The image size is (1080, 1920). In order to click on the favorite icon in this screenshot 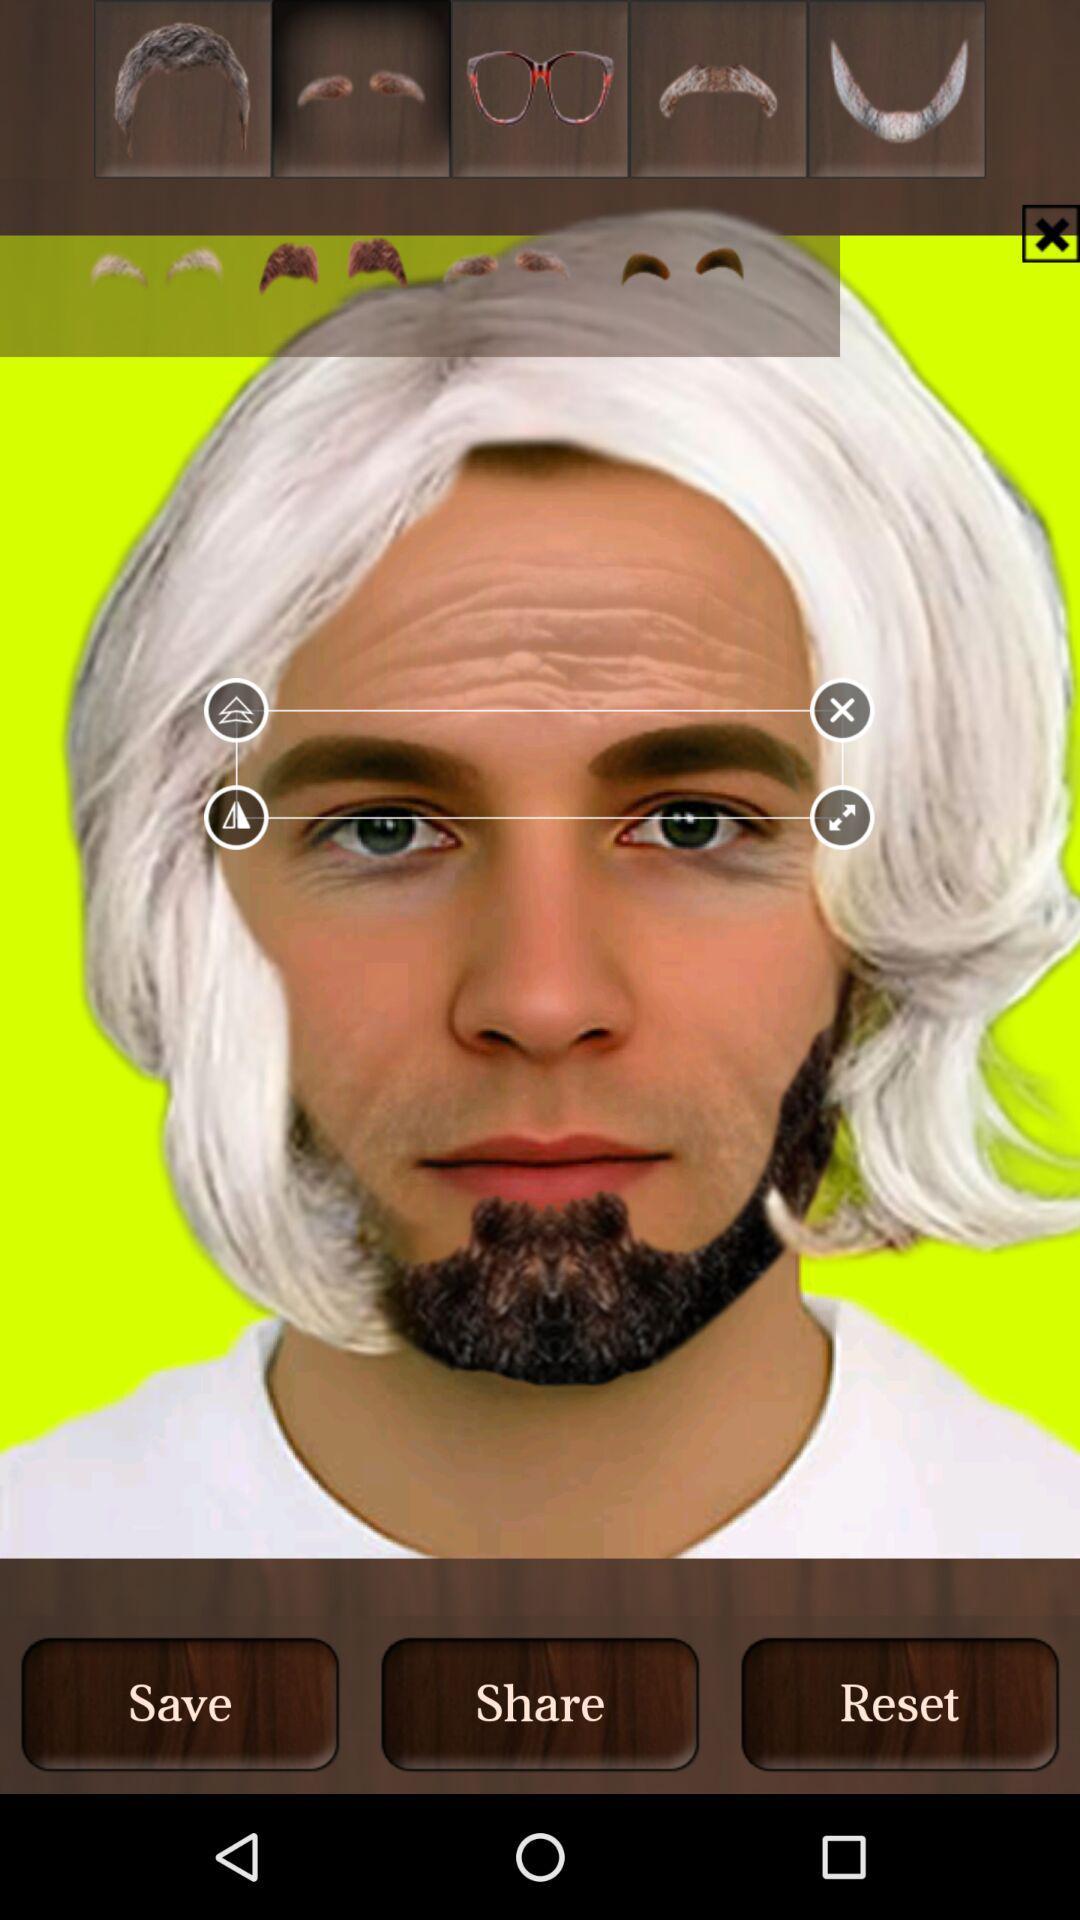, I will do `click(540, 94)`.